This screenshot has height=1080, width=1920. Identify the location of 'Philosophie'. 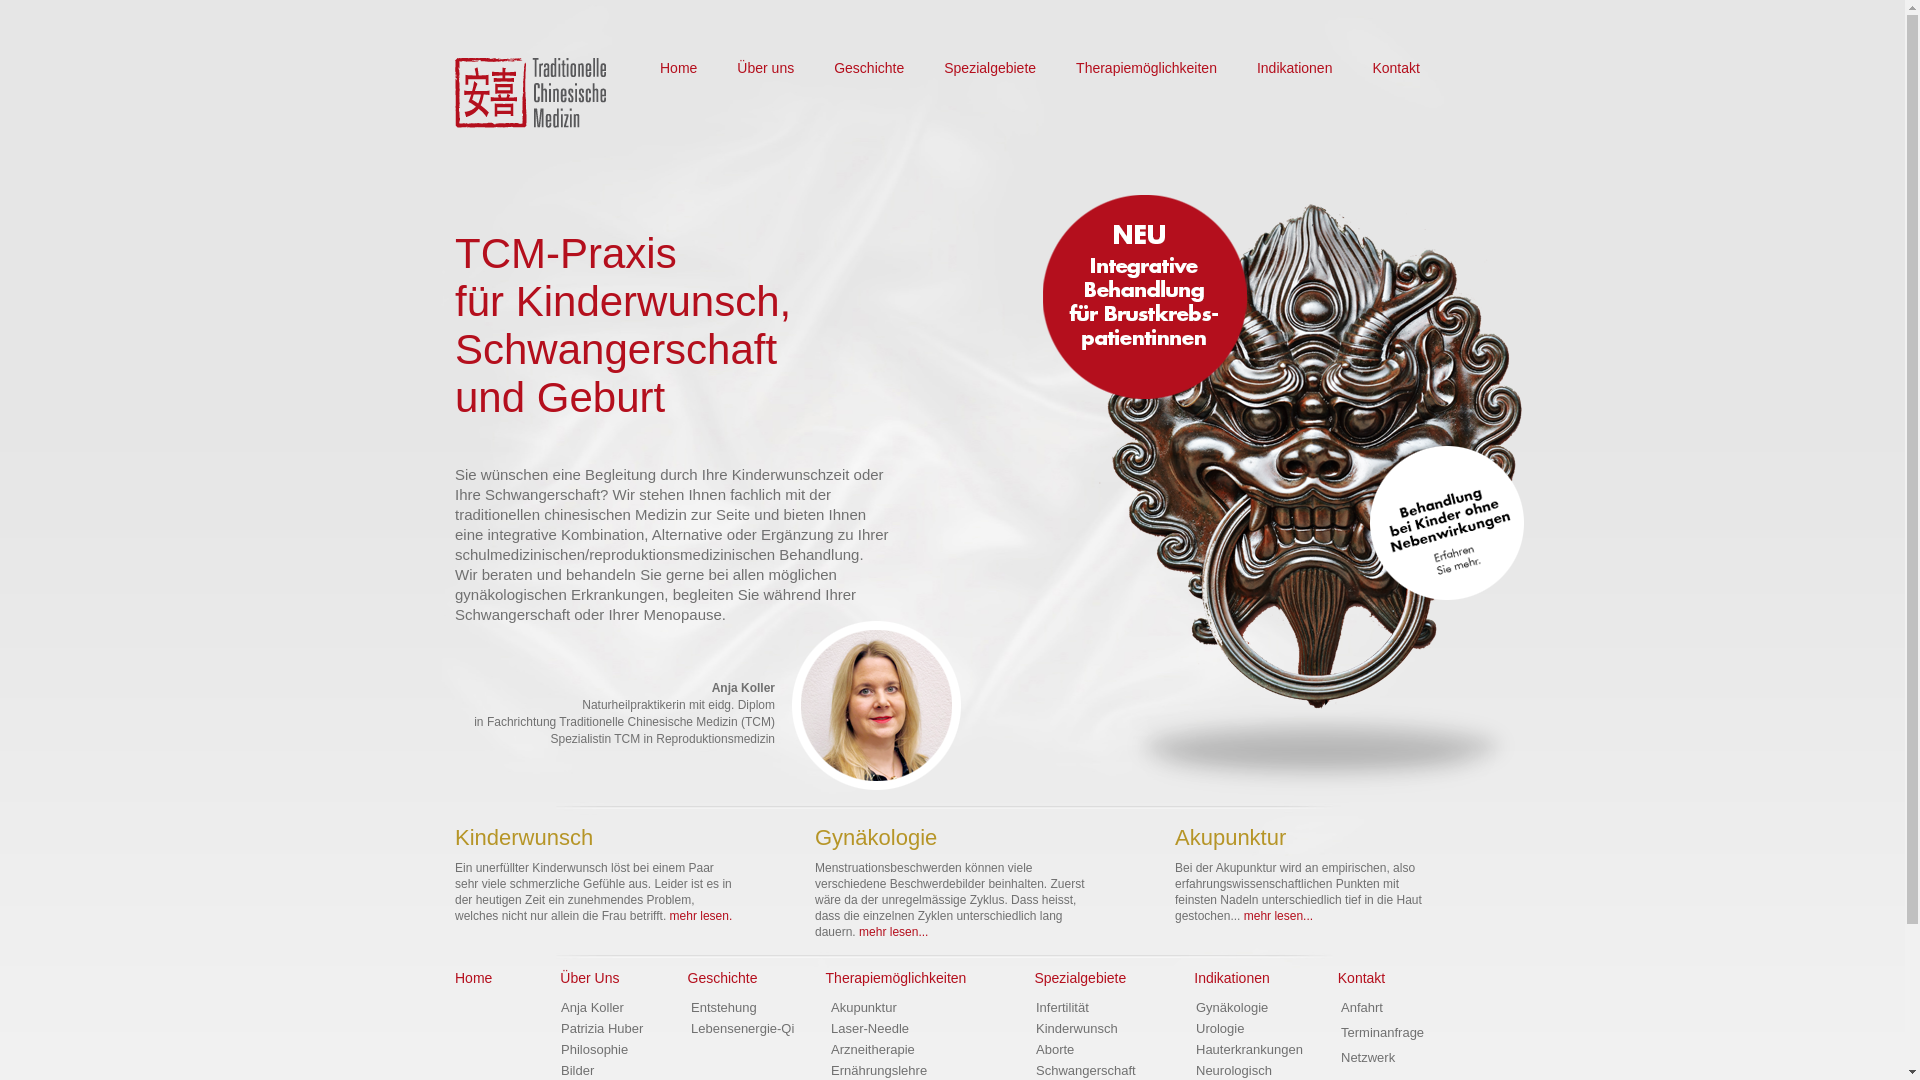
(593, 1048).